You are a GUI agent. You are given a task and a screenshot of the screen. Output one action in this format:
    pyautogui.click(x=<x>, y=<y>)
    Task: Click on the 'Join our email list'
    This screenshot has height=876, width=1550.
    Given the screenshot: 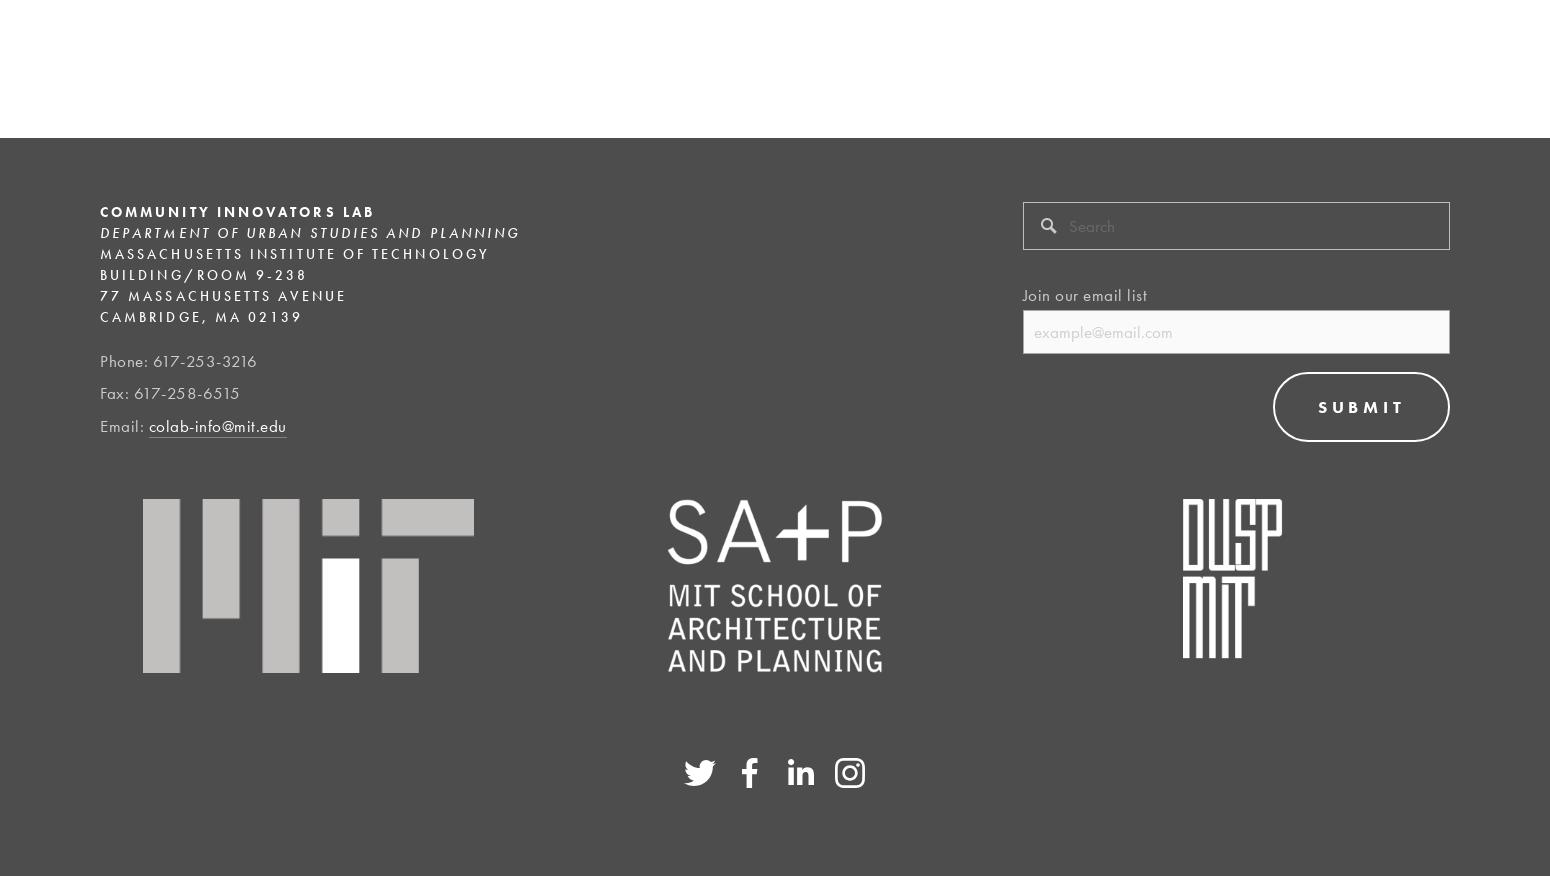 What is the action you would take?
    pyautogui.click(x=1084, y=293)
    